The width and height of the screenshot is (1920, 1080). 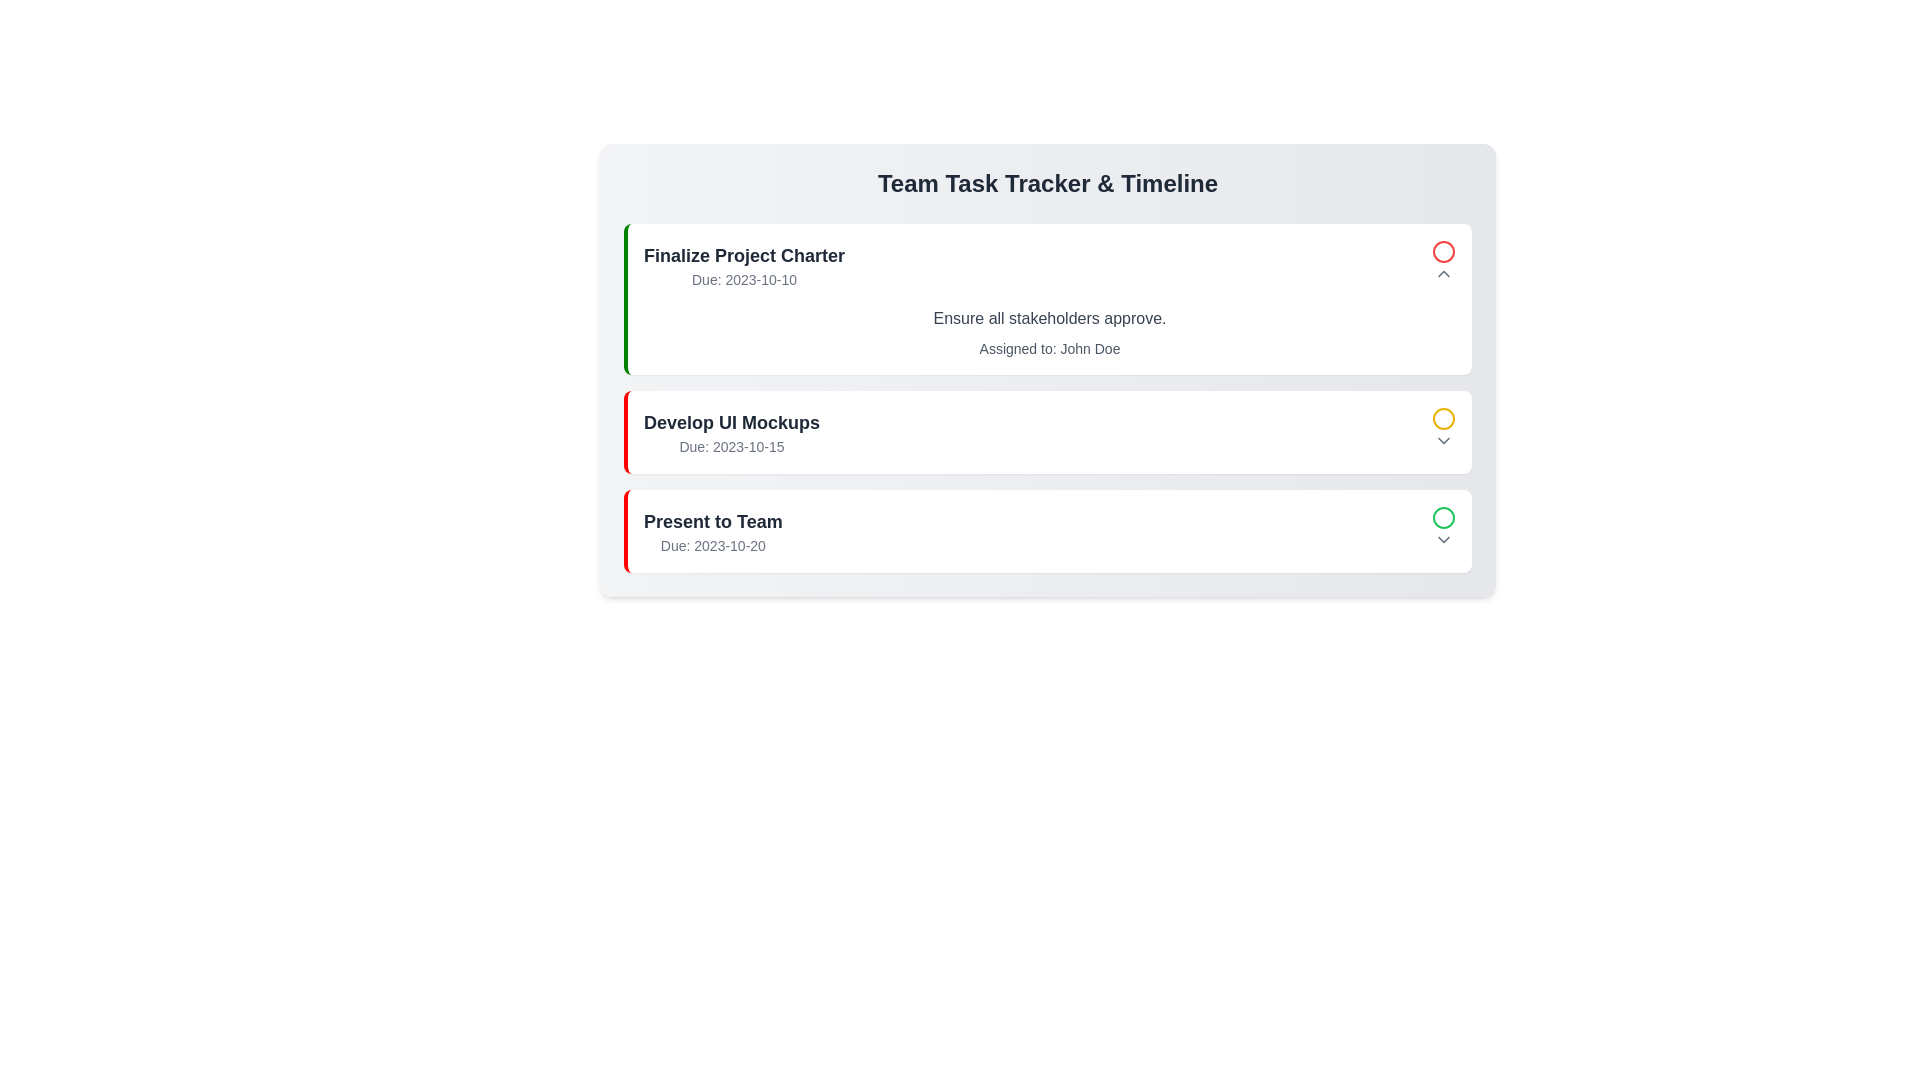 I want to click on the yellow circular graphic indicator located on the right side of the 'Develop UI Mockups' task in the task tracker interface, so click(x=1444, y=418).